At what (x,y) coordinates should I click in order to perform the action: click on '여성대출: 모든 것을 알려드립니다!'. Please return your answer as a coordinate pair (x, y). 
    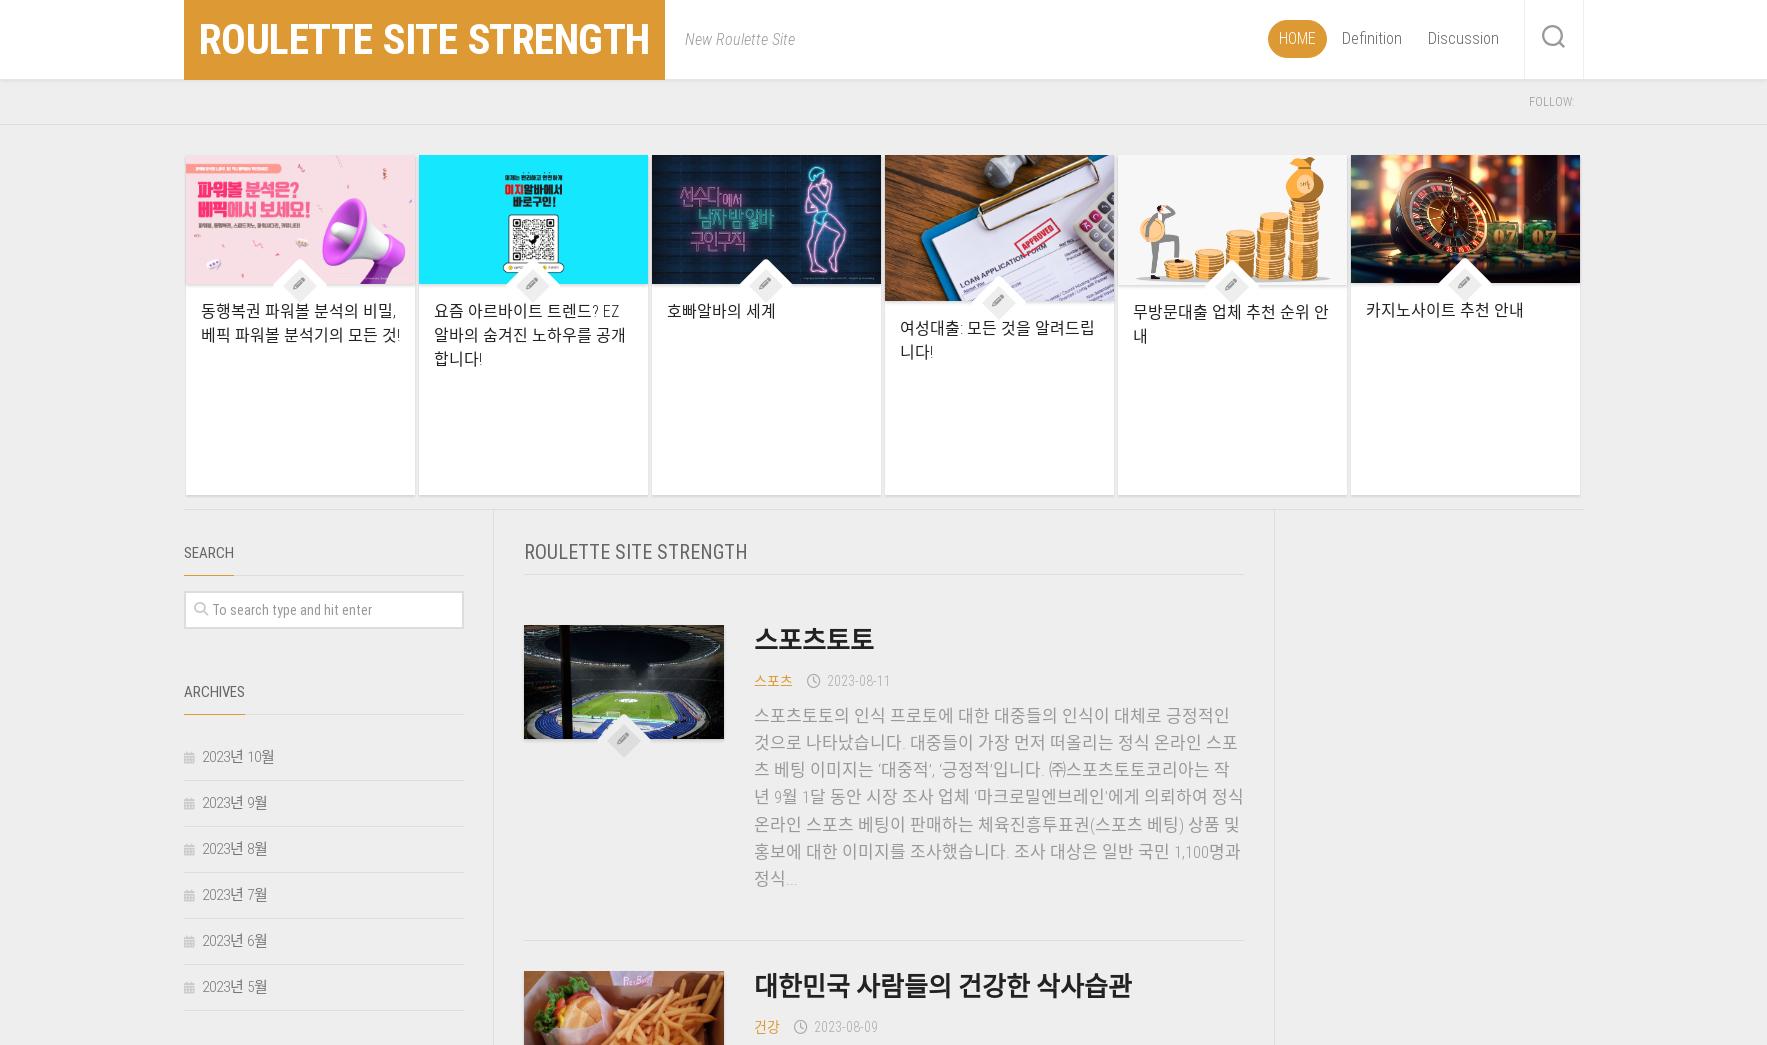
    Looking at the image, I should click on (899, 339).